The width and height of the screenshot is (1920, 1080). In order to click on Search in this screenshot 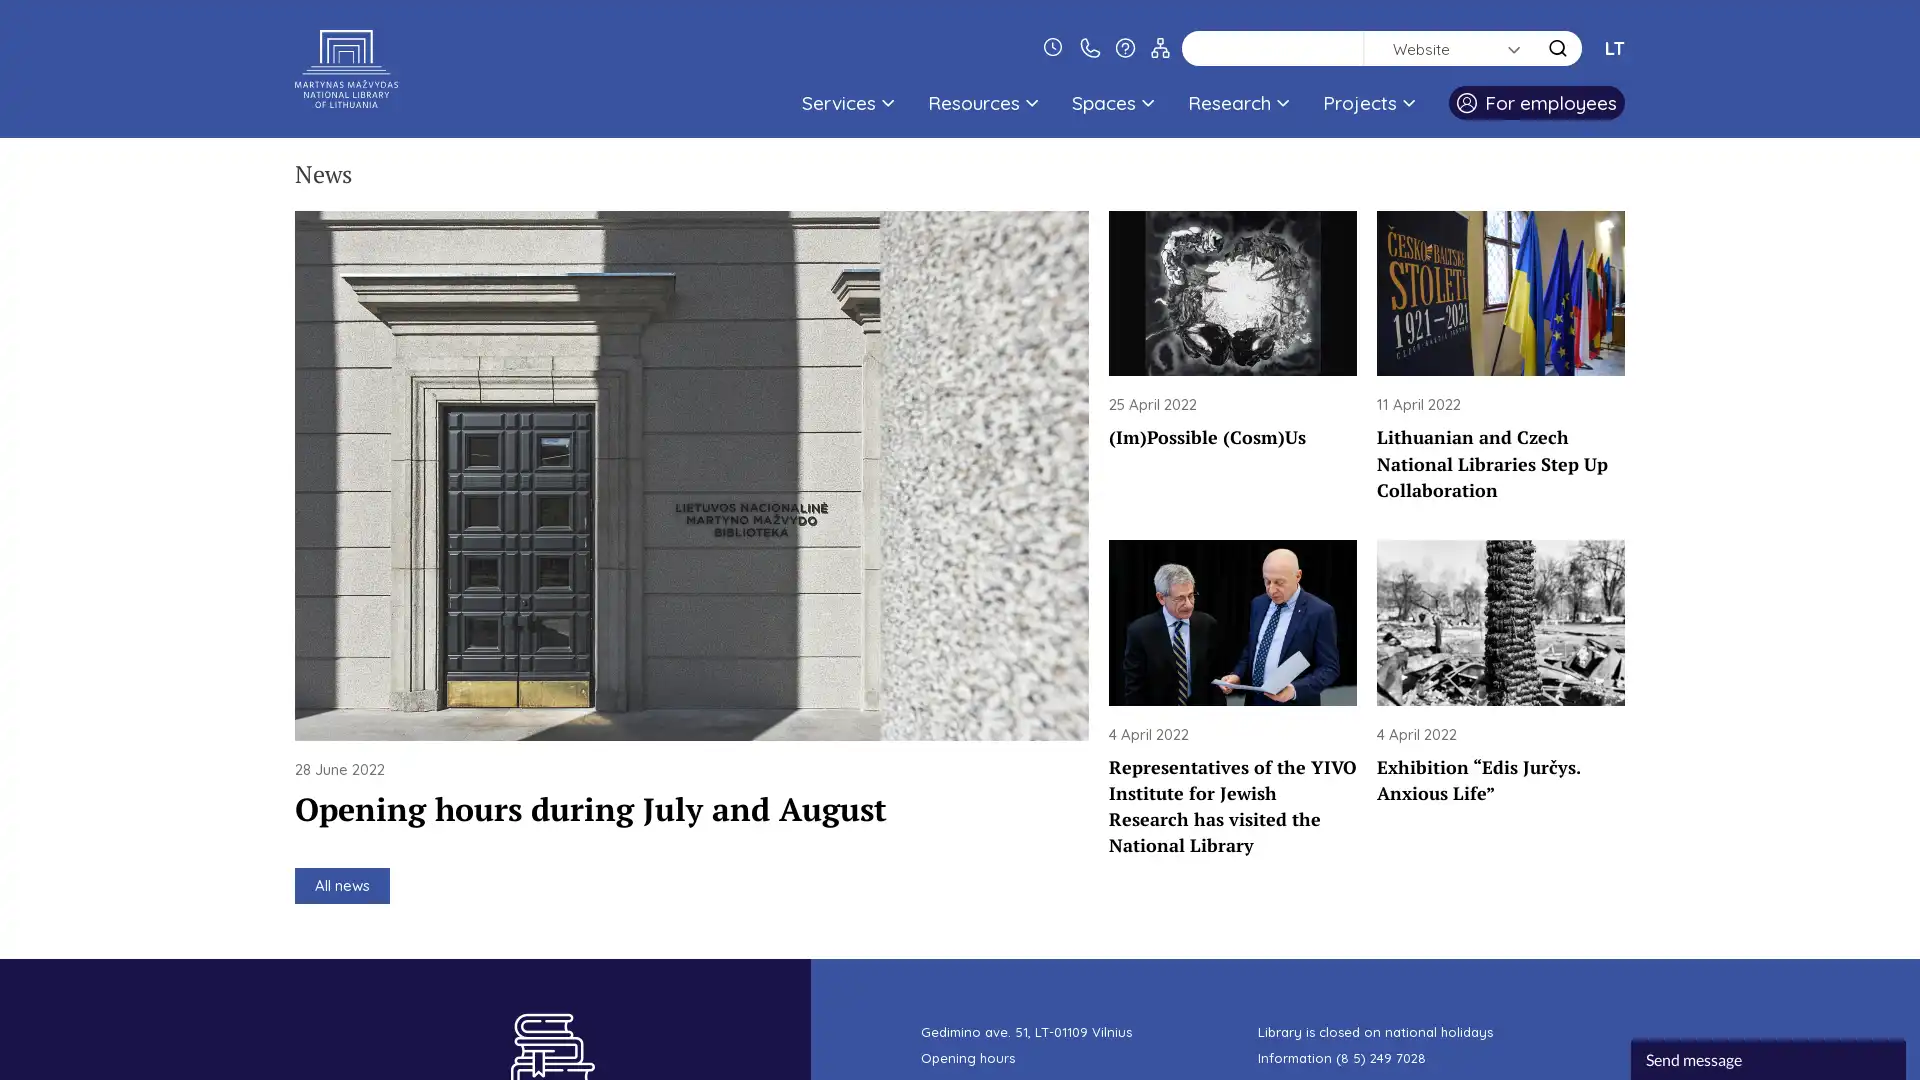, I will do `click(1557, 47)`.